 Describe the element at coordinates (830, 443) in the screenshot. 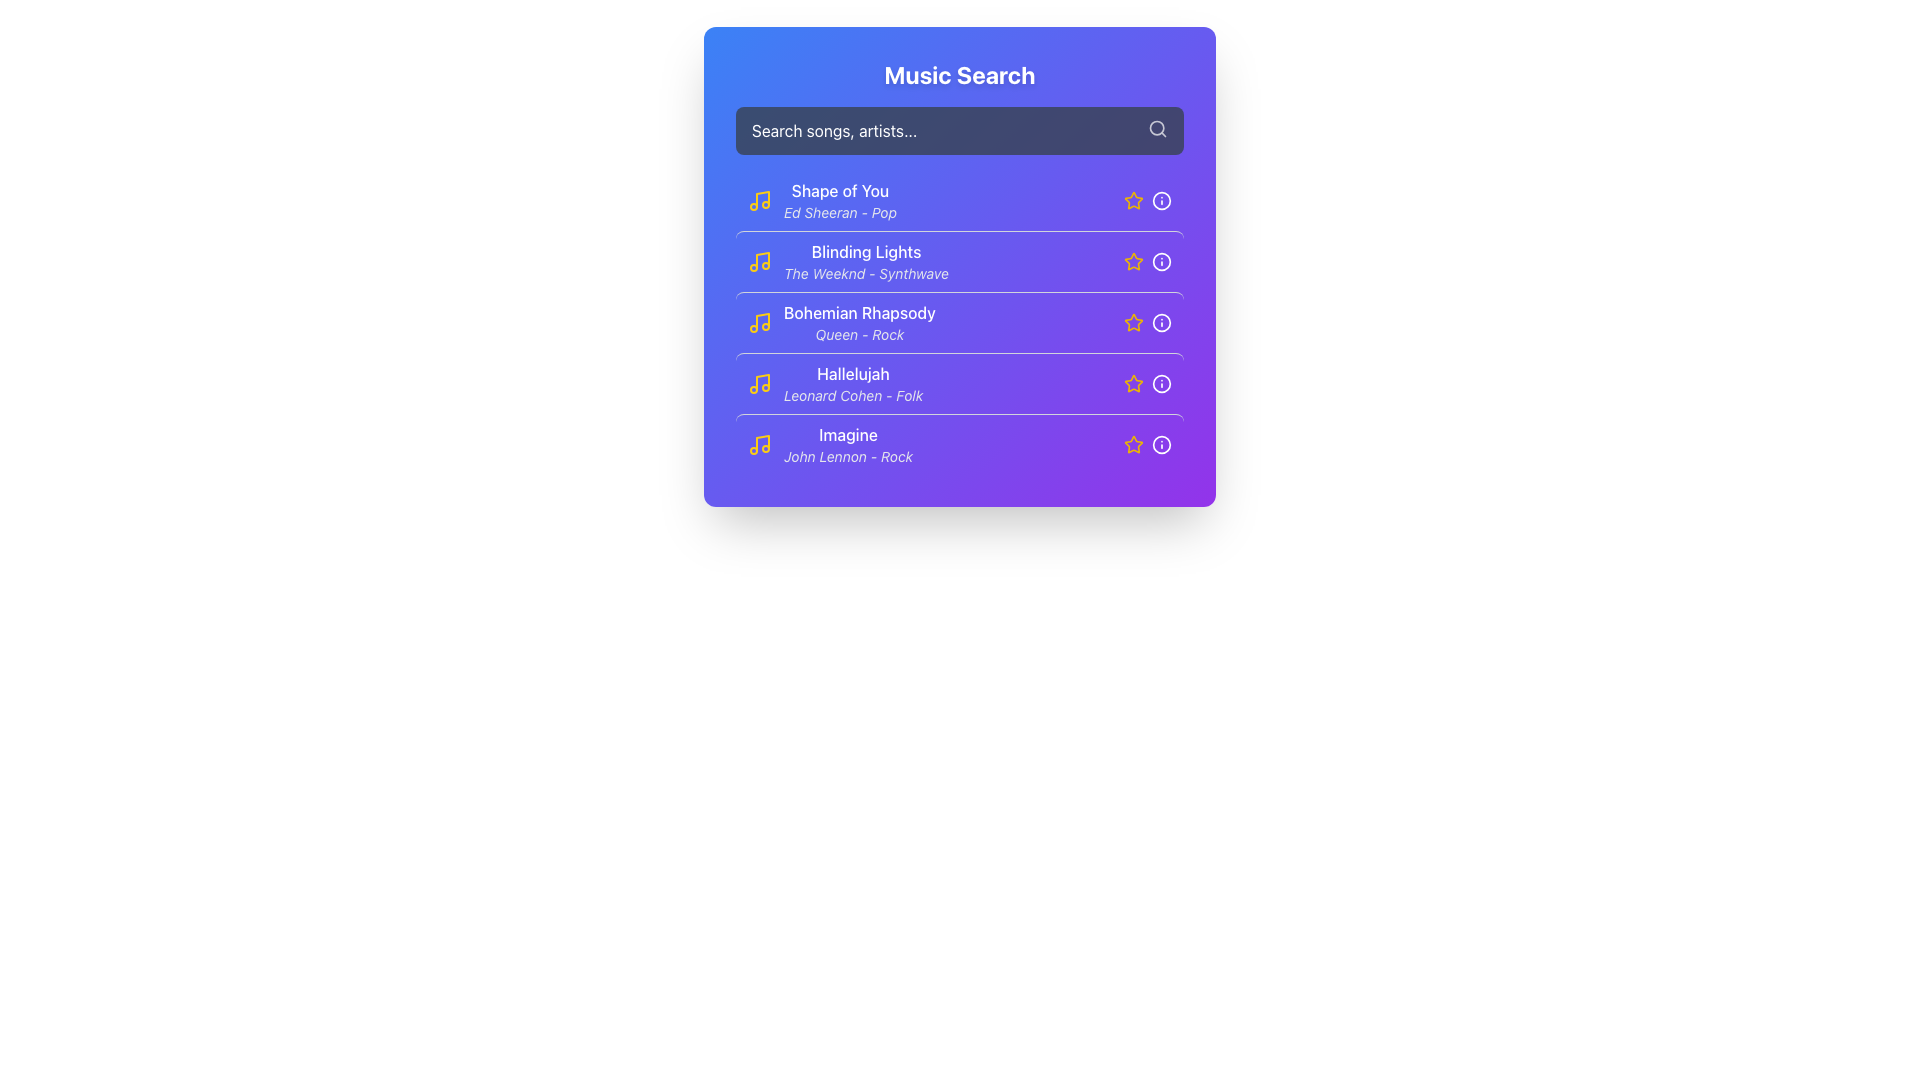

I see `the fifth song item` at that location.